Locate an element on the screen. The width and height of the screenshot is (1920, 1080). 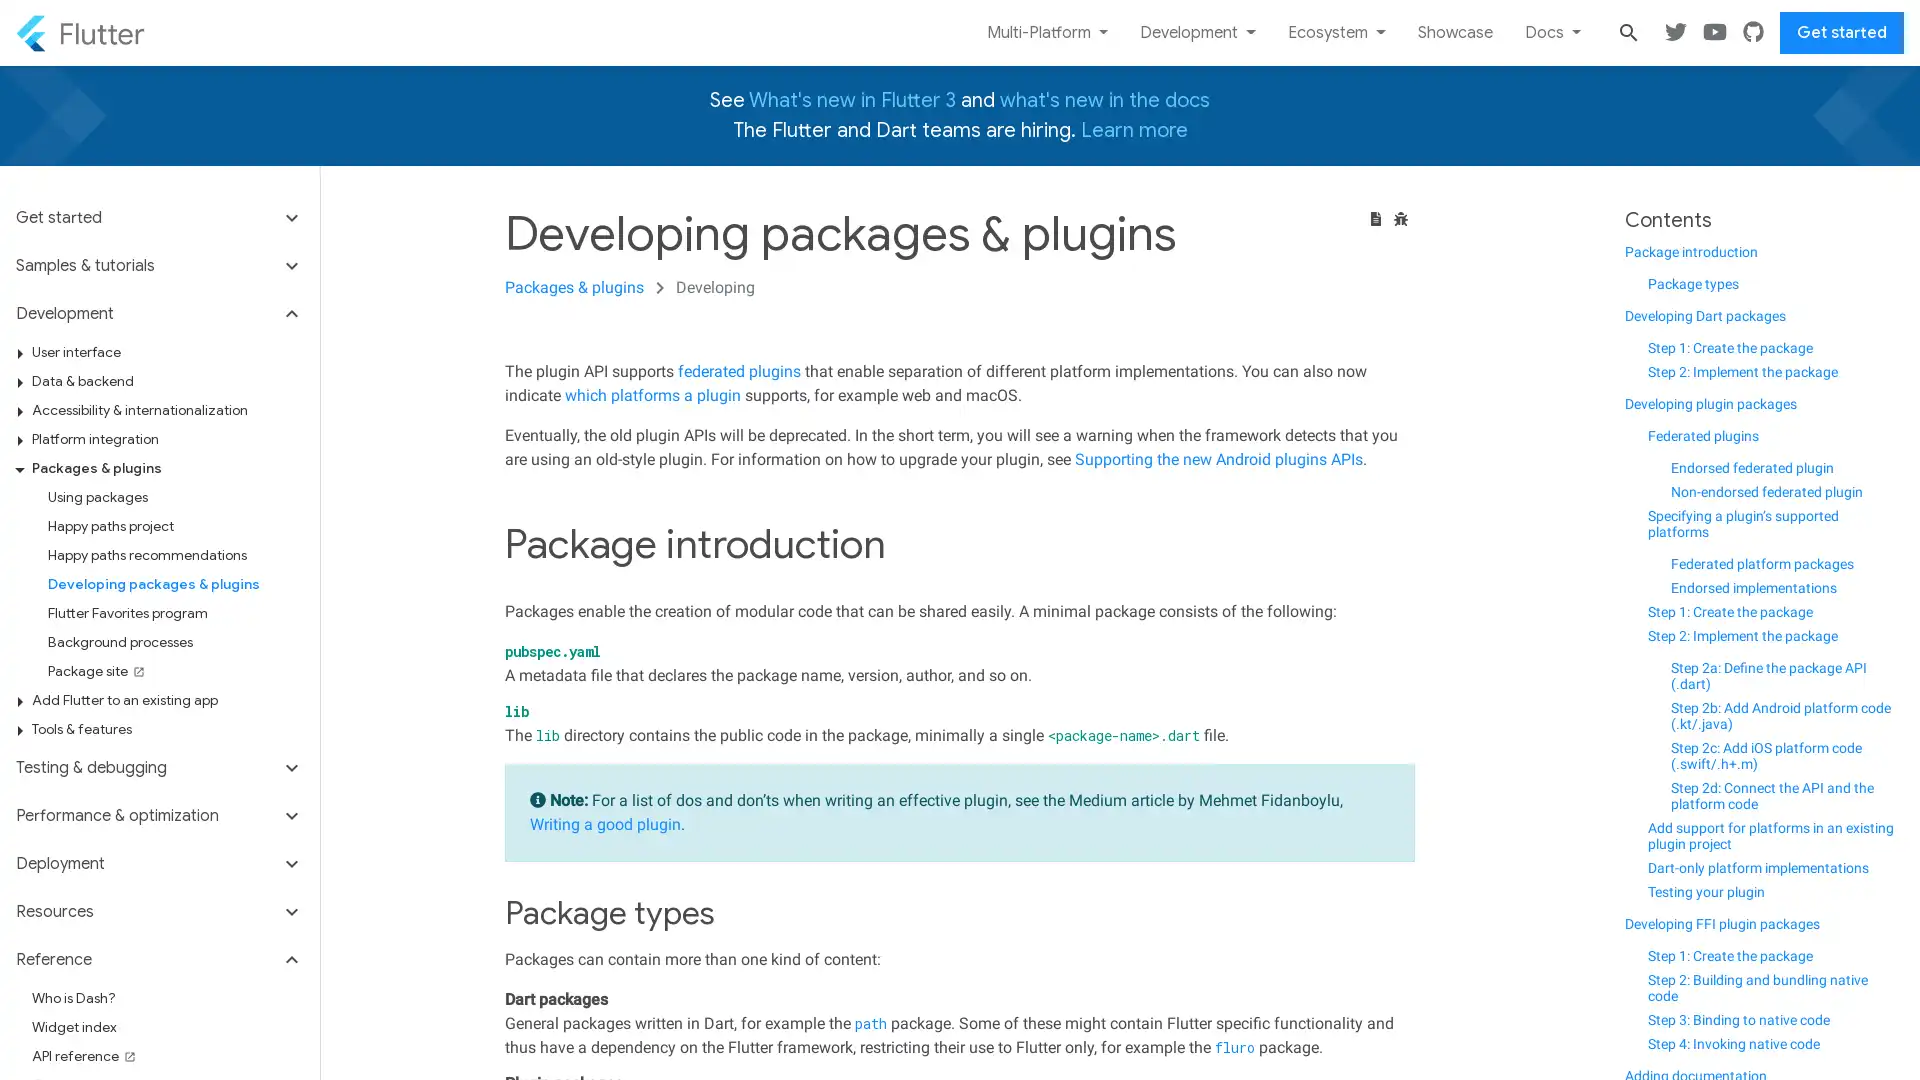
arrow_drop_down User interface is located at coordinates (167, 351).